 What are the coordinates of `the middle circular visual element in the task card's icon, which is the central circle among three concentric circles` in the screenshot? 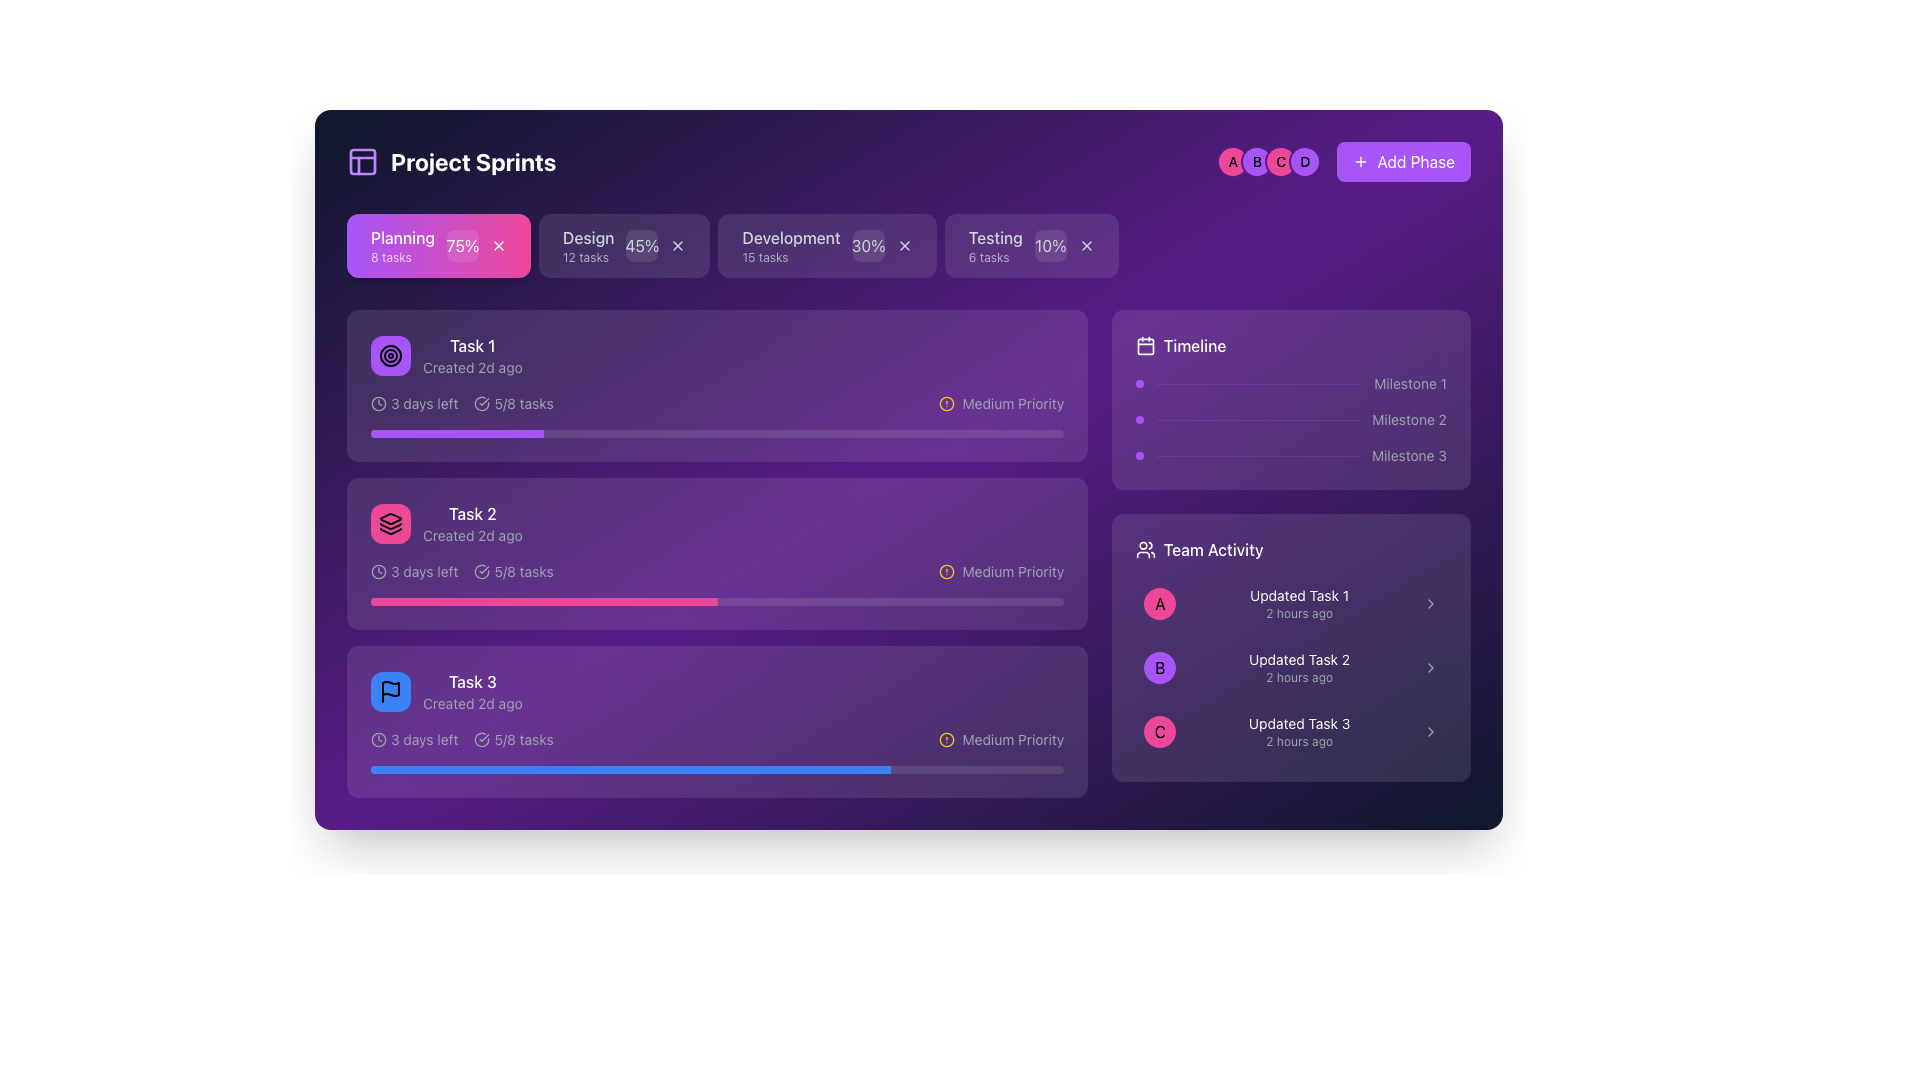 It's located at (390, 354).